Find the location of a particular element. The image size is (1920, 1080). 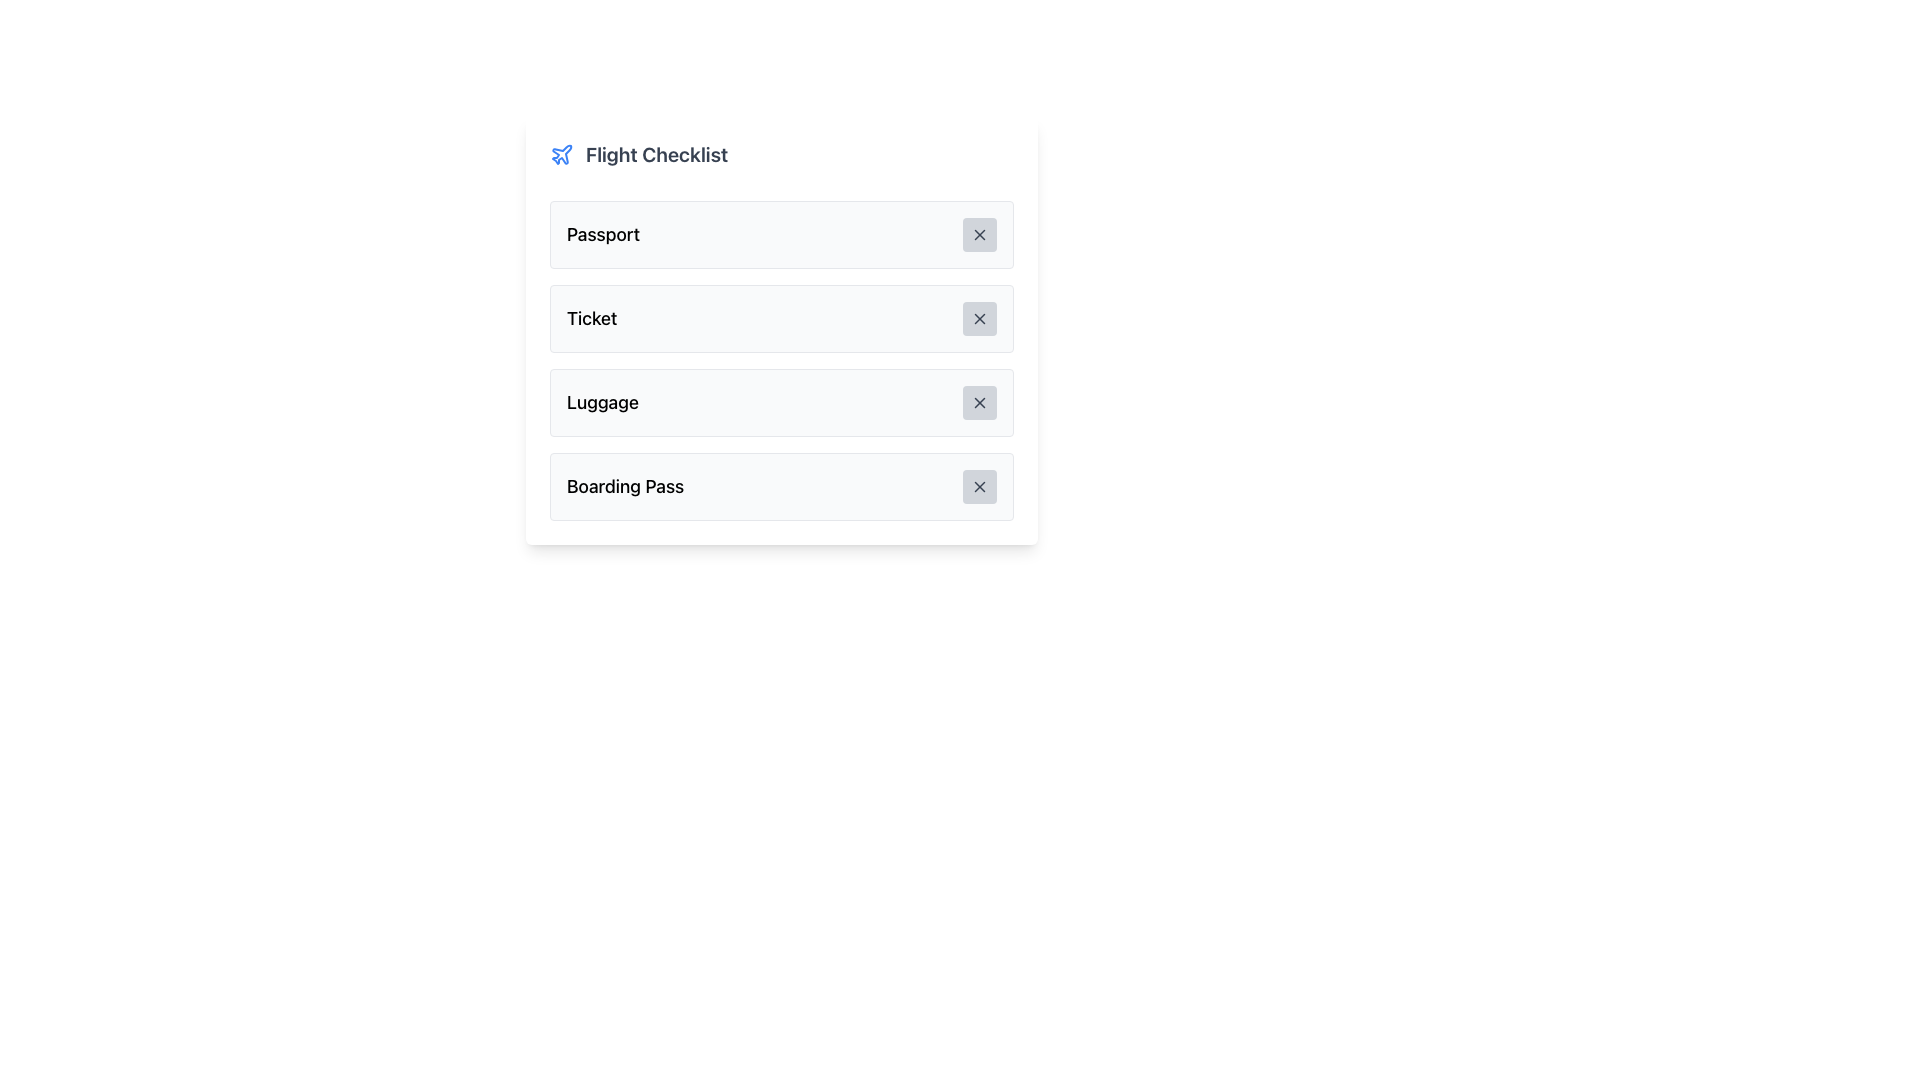

the second item in the 'Flight Checklist' panel for keyboard navigation is located at coordinates (781, 330).